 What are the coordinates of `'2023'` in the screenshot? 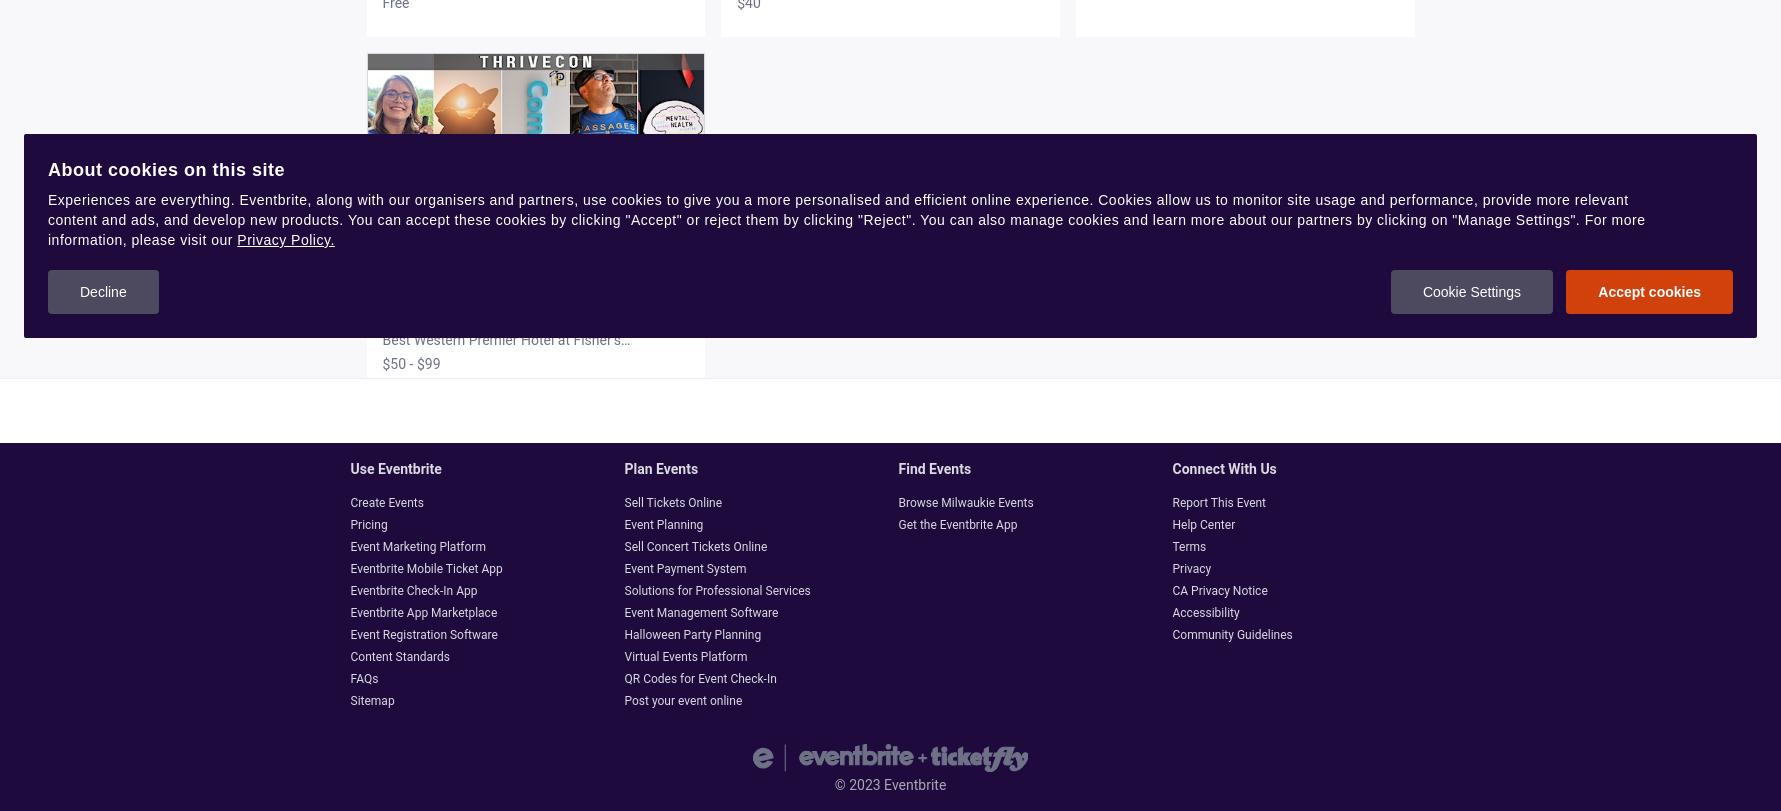 It's located at (864, 783).